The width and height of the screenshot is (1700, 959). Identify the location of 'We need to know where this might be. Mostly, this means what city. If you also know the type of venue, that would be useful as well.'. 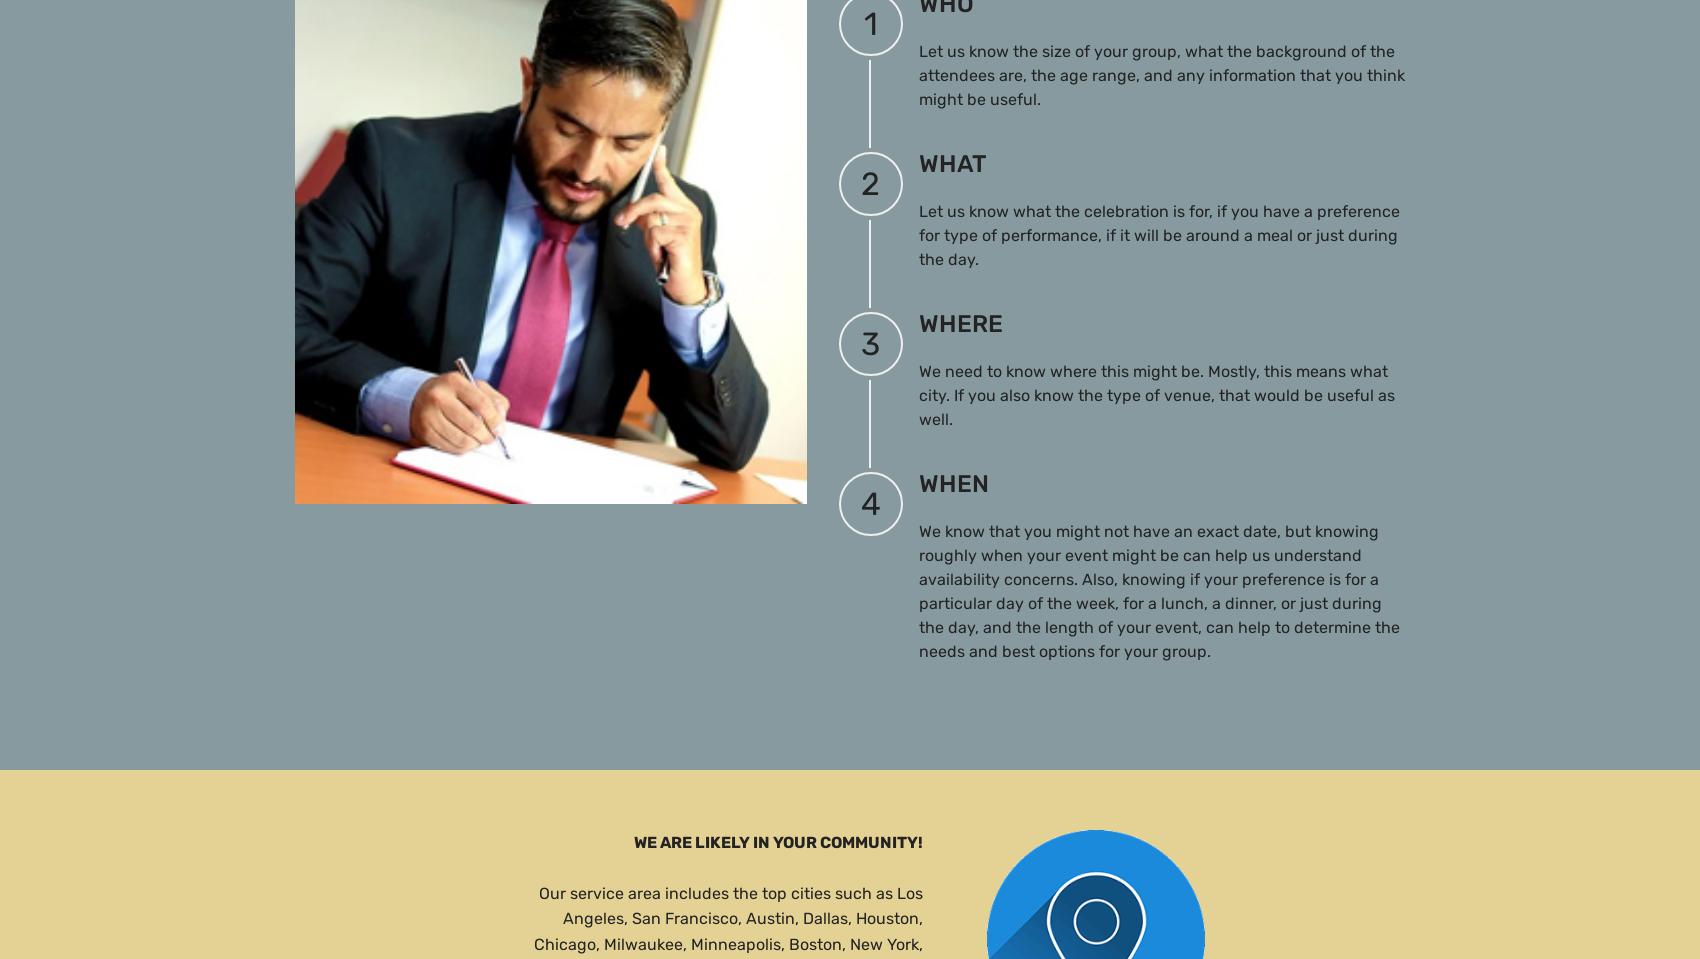
(1156, 394).